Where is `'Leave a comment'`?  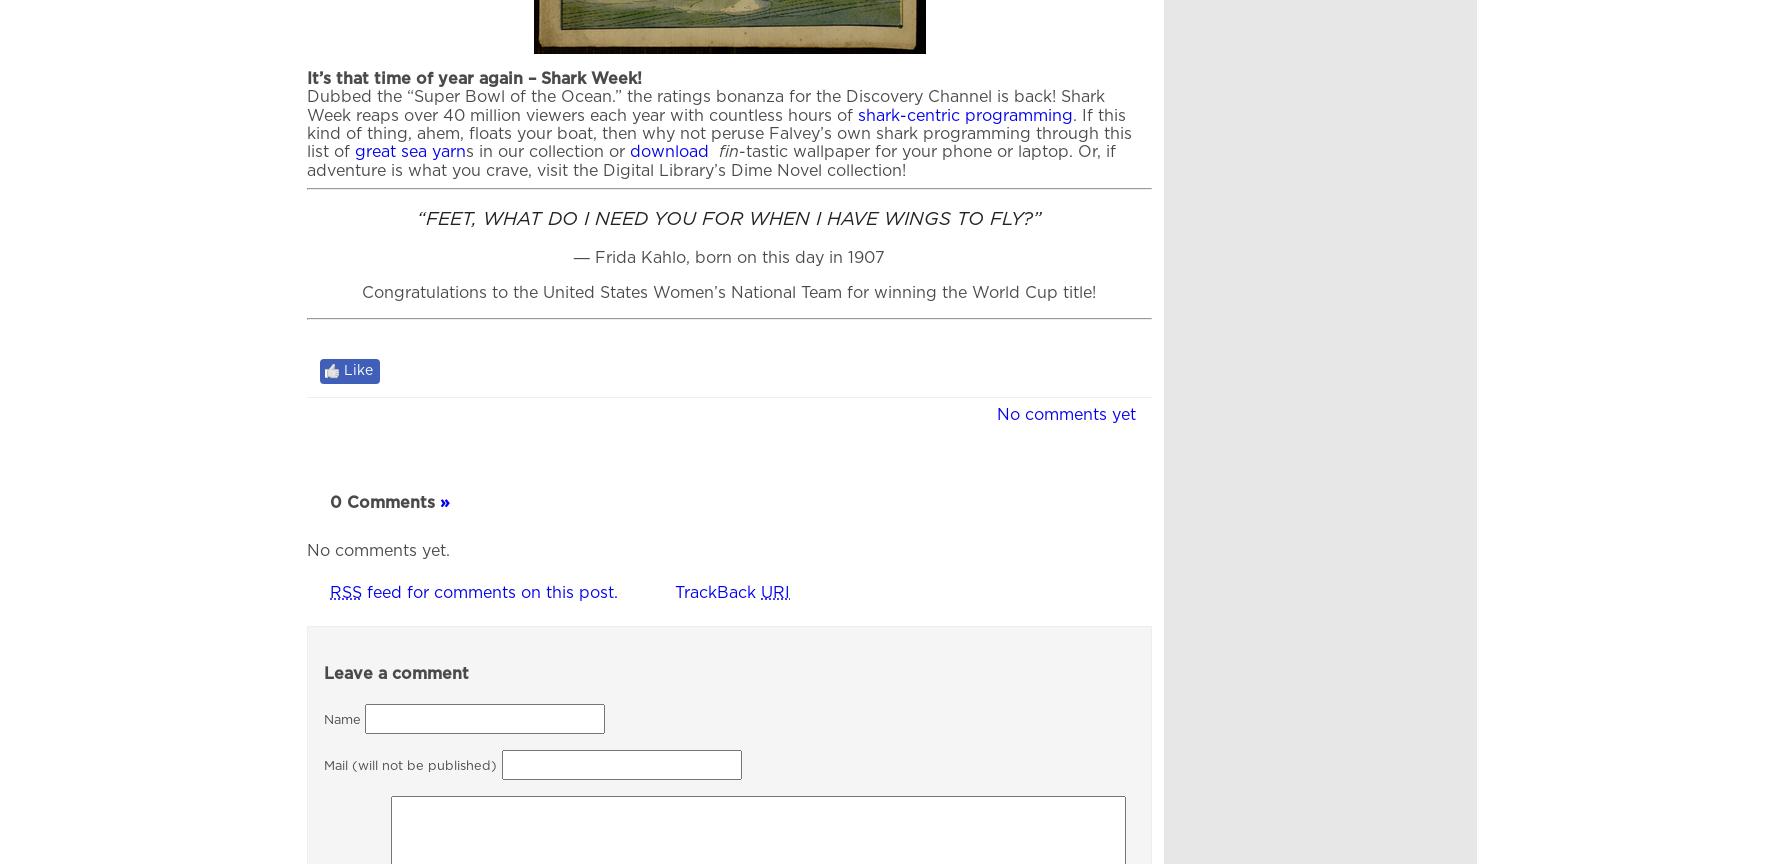 'Leave a comment' is located at coordinates (395, 672).